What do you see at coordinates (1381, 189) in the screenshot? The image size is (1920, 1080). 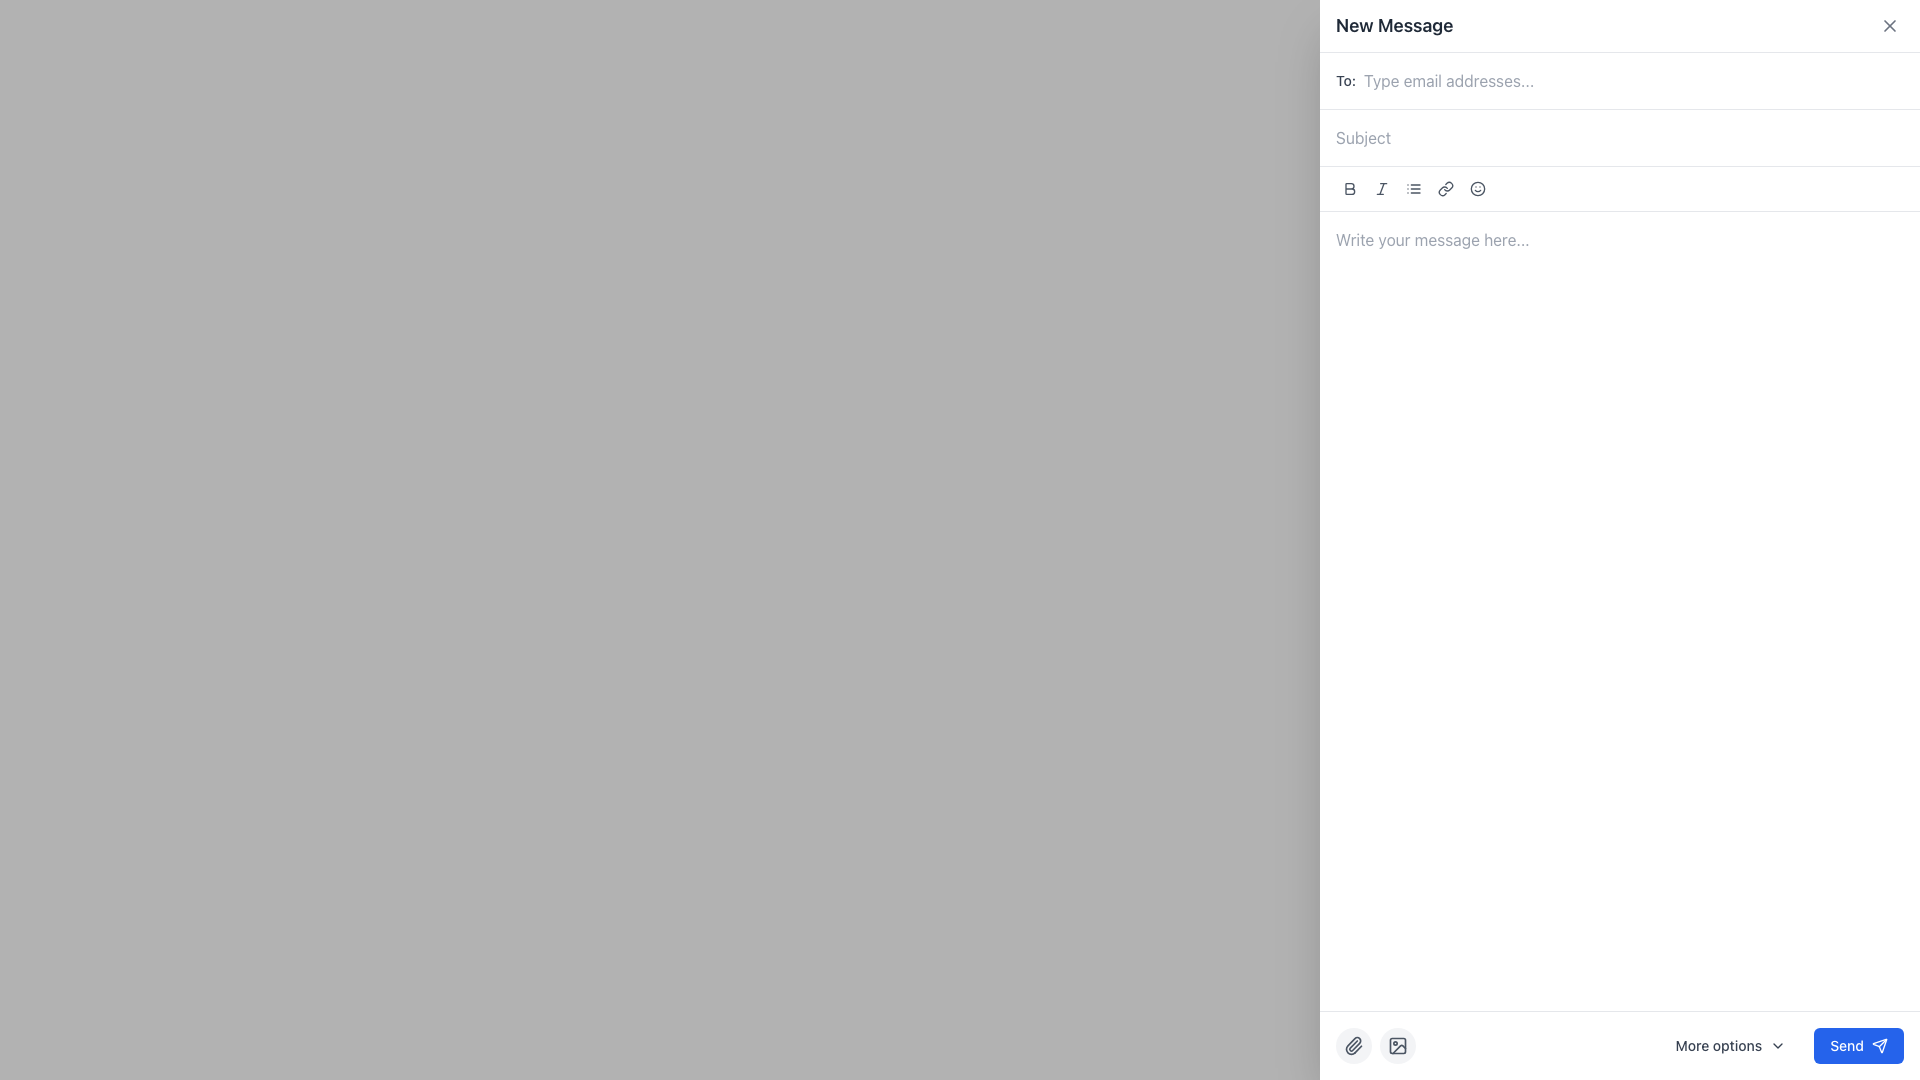 I see `the italic formatting button located in the toolbar below the 'Subject' field in the email composition interface` at bounding box center [1381, 189].